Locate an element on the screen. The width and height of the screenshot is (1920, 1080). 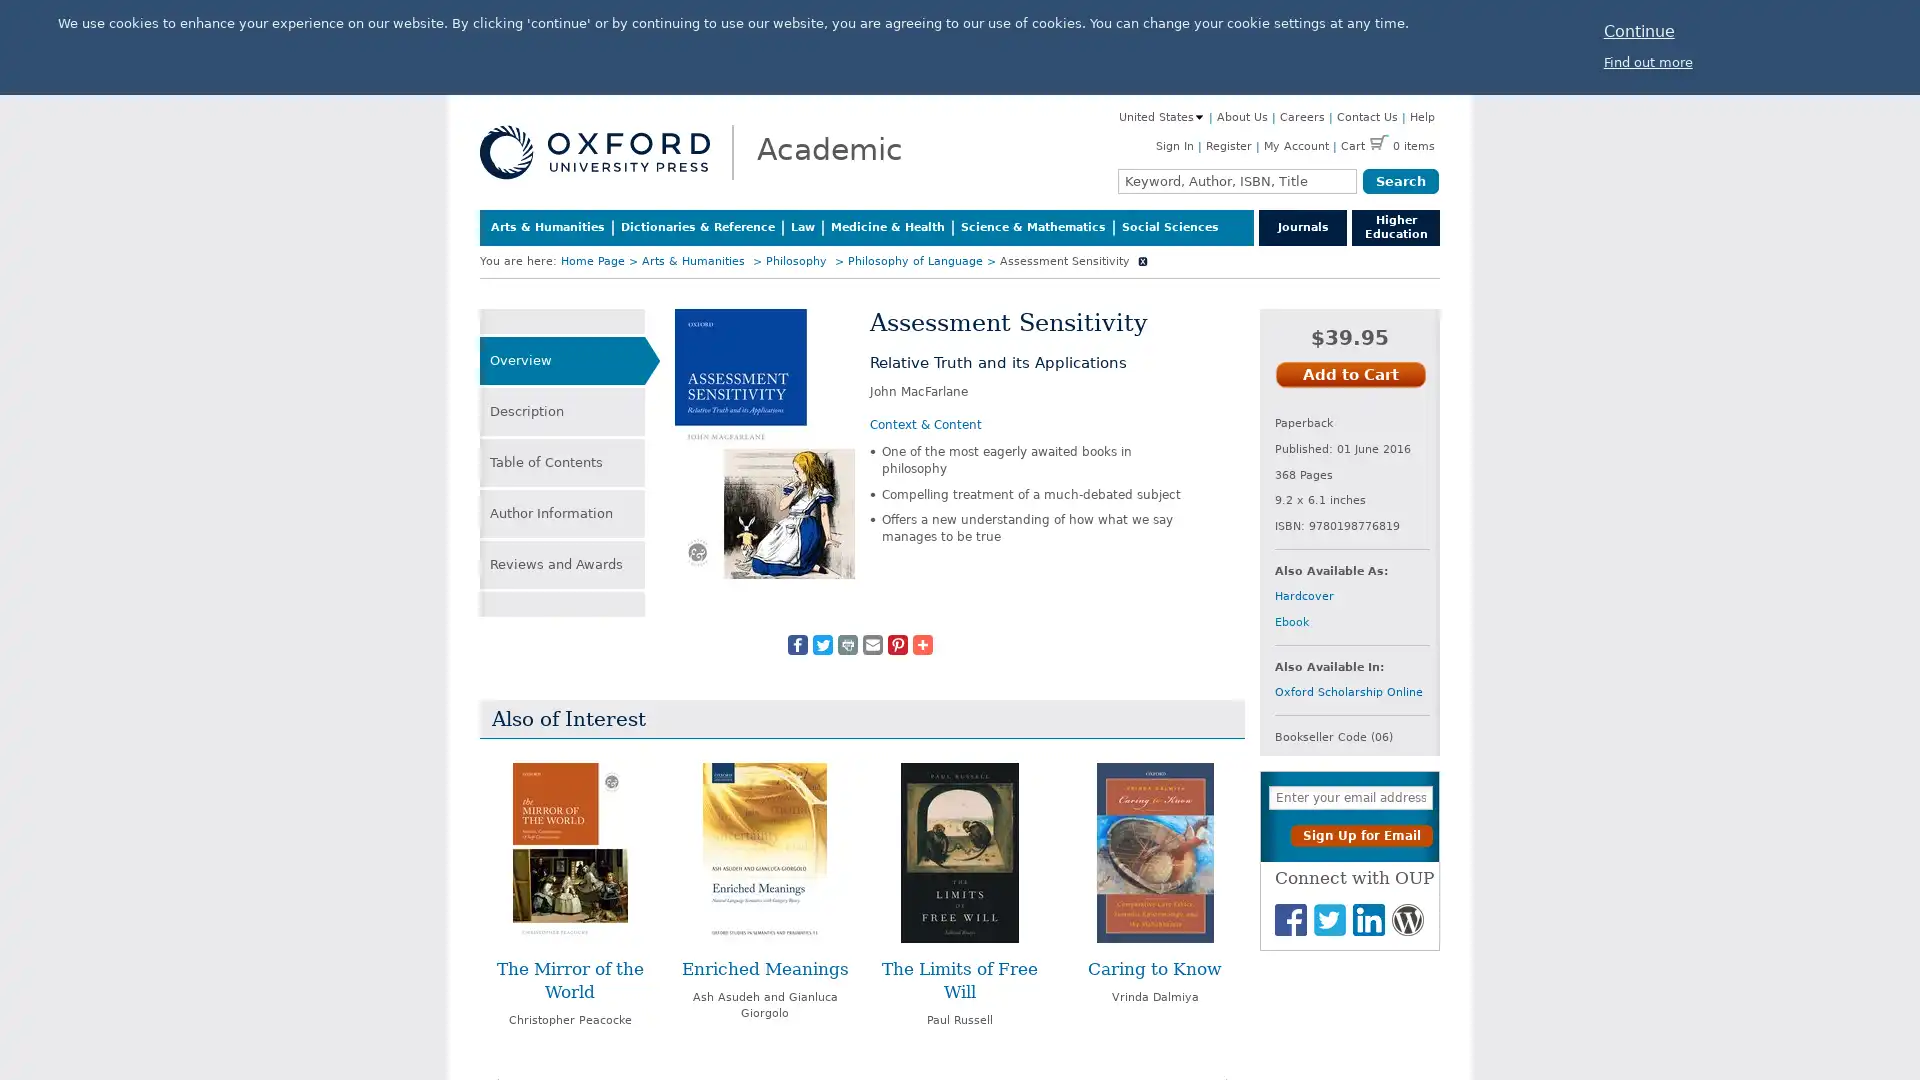
Sign Up for Email is located at coordinates (1361, 836).